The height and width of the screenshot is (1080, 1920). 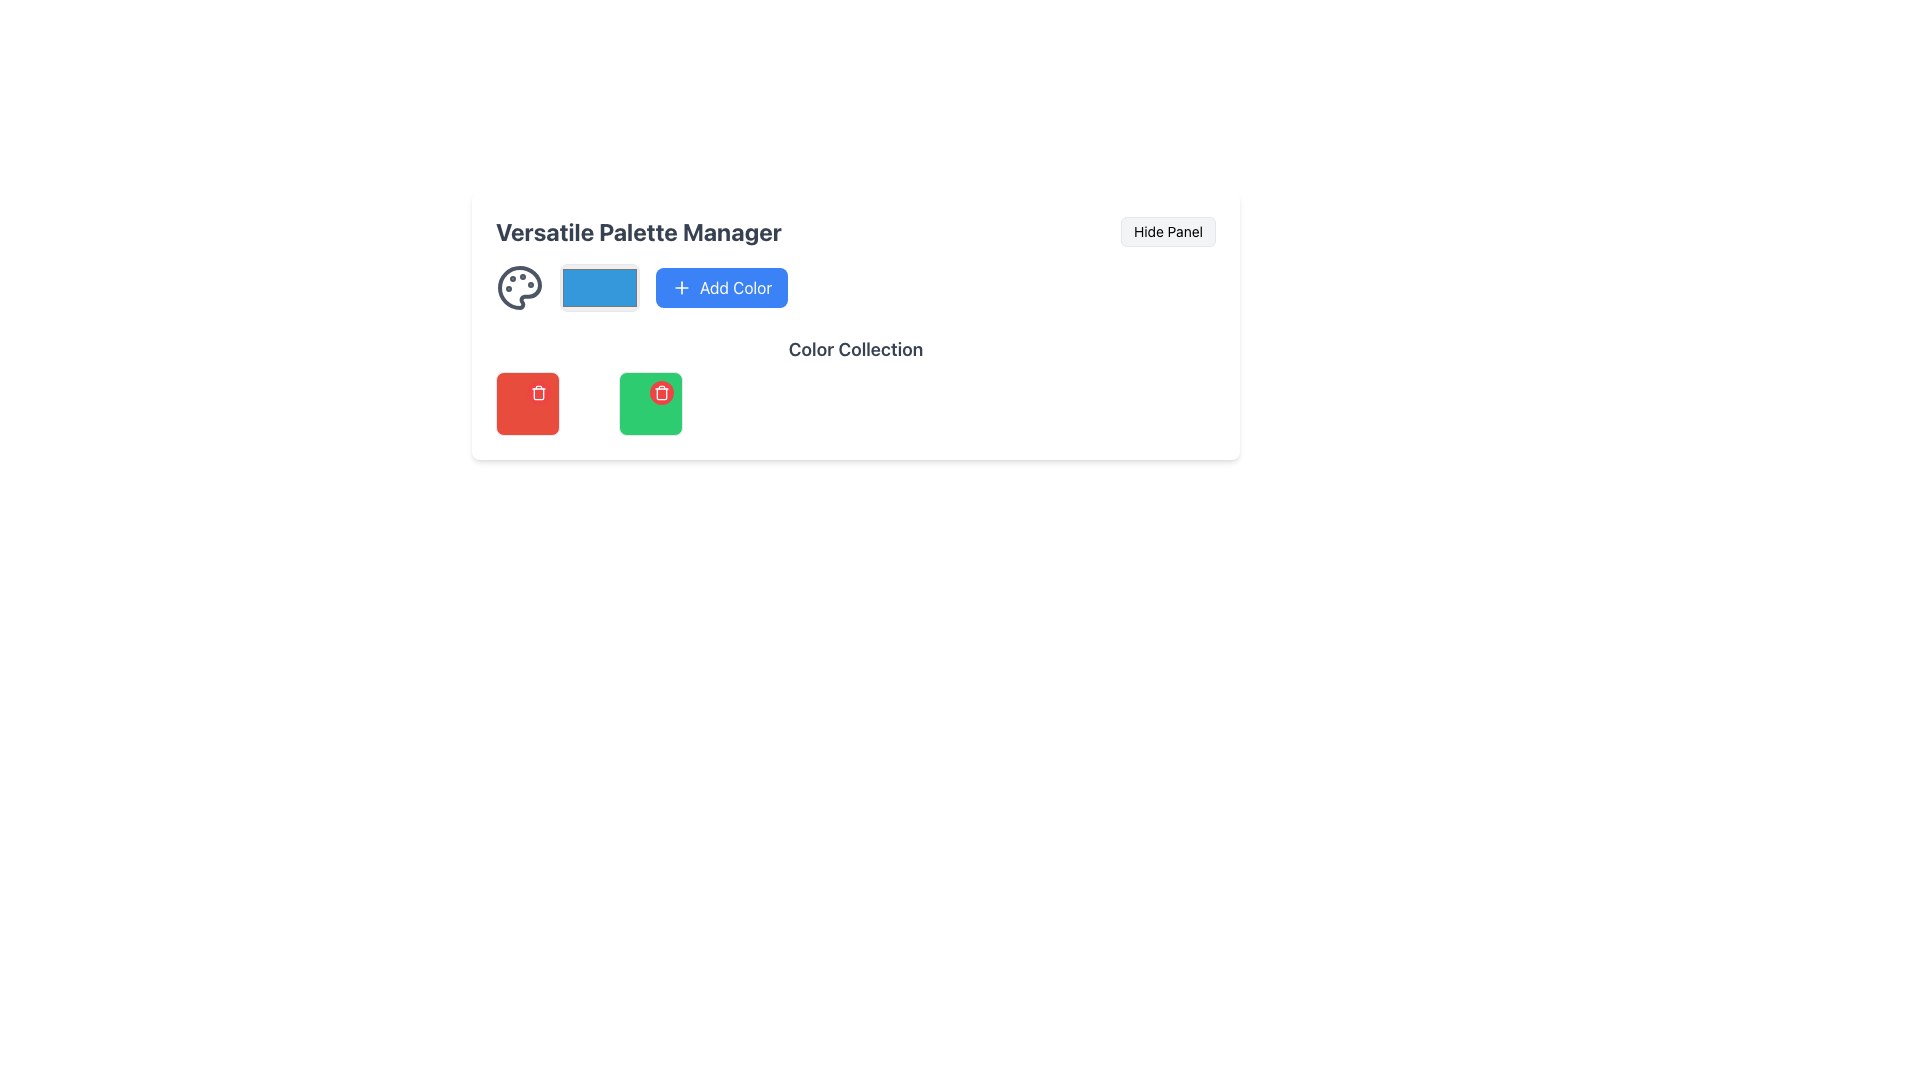 What do you see at coordinates (661, 393) in the screenshot?
I see `the small red circular button with a white trashcan icon located at the top-right corner of the green square card` at bounding box center [661, 393].